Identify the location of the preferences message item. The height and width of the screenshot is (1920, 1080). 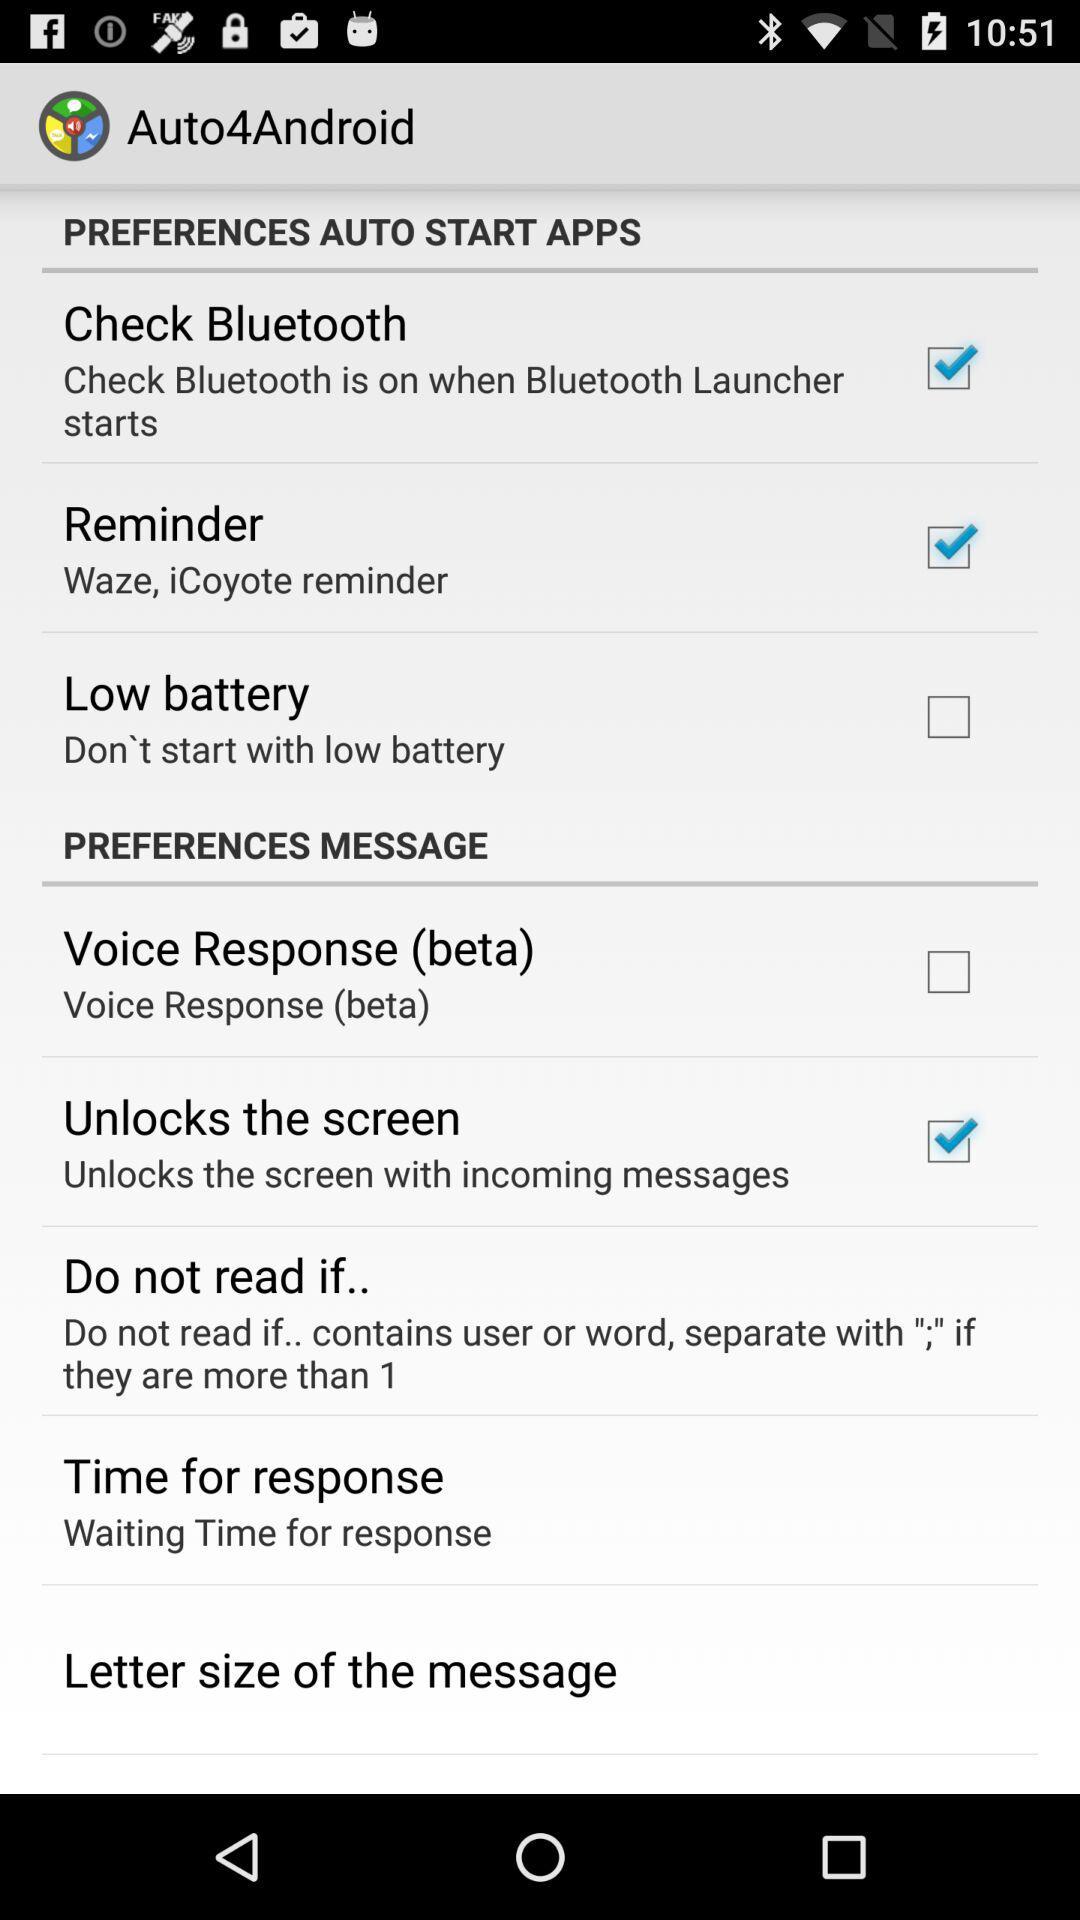
(540, 844).